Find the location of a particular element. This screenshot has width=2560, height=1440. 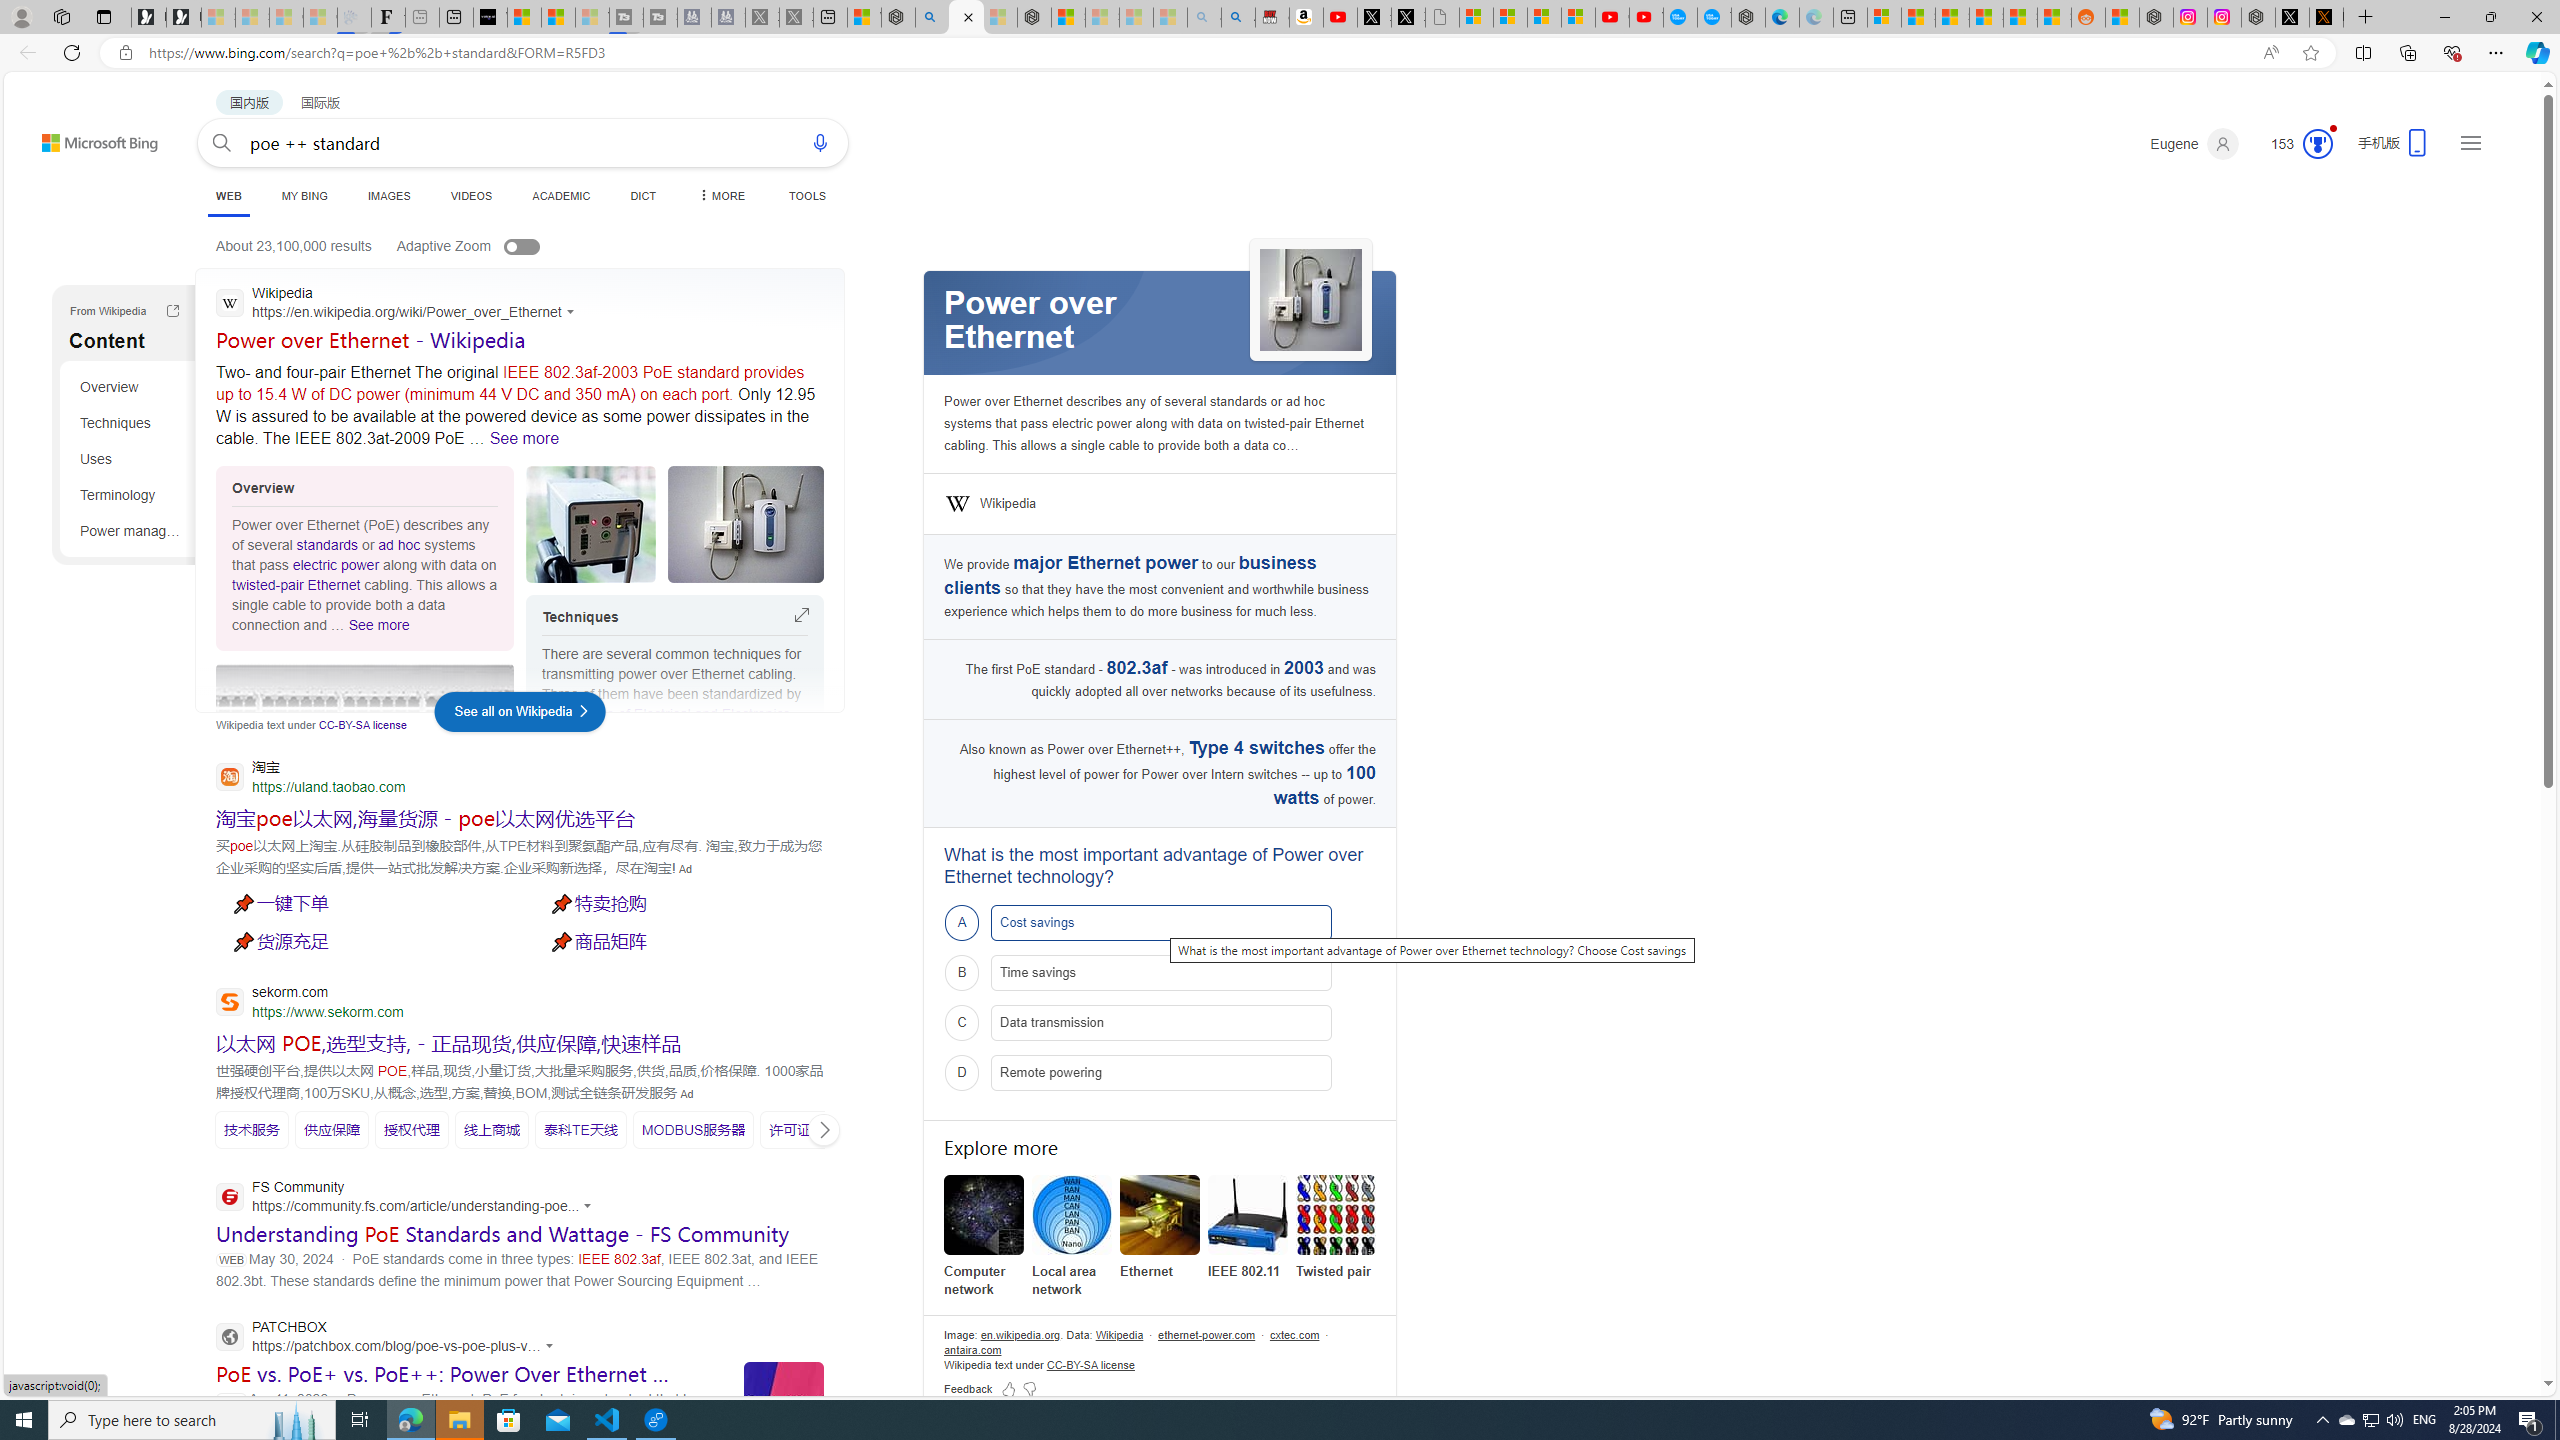

'D Remote powering' is located at coordinates (1159, 1072).